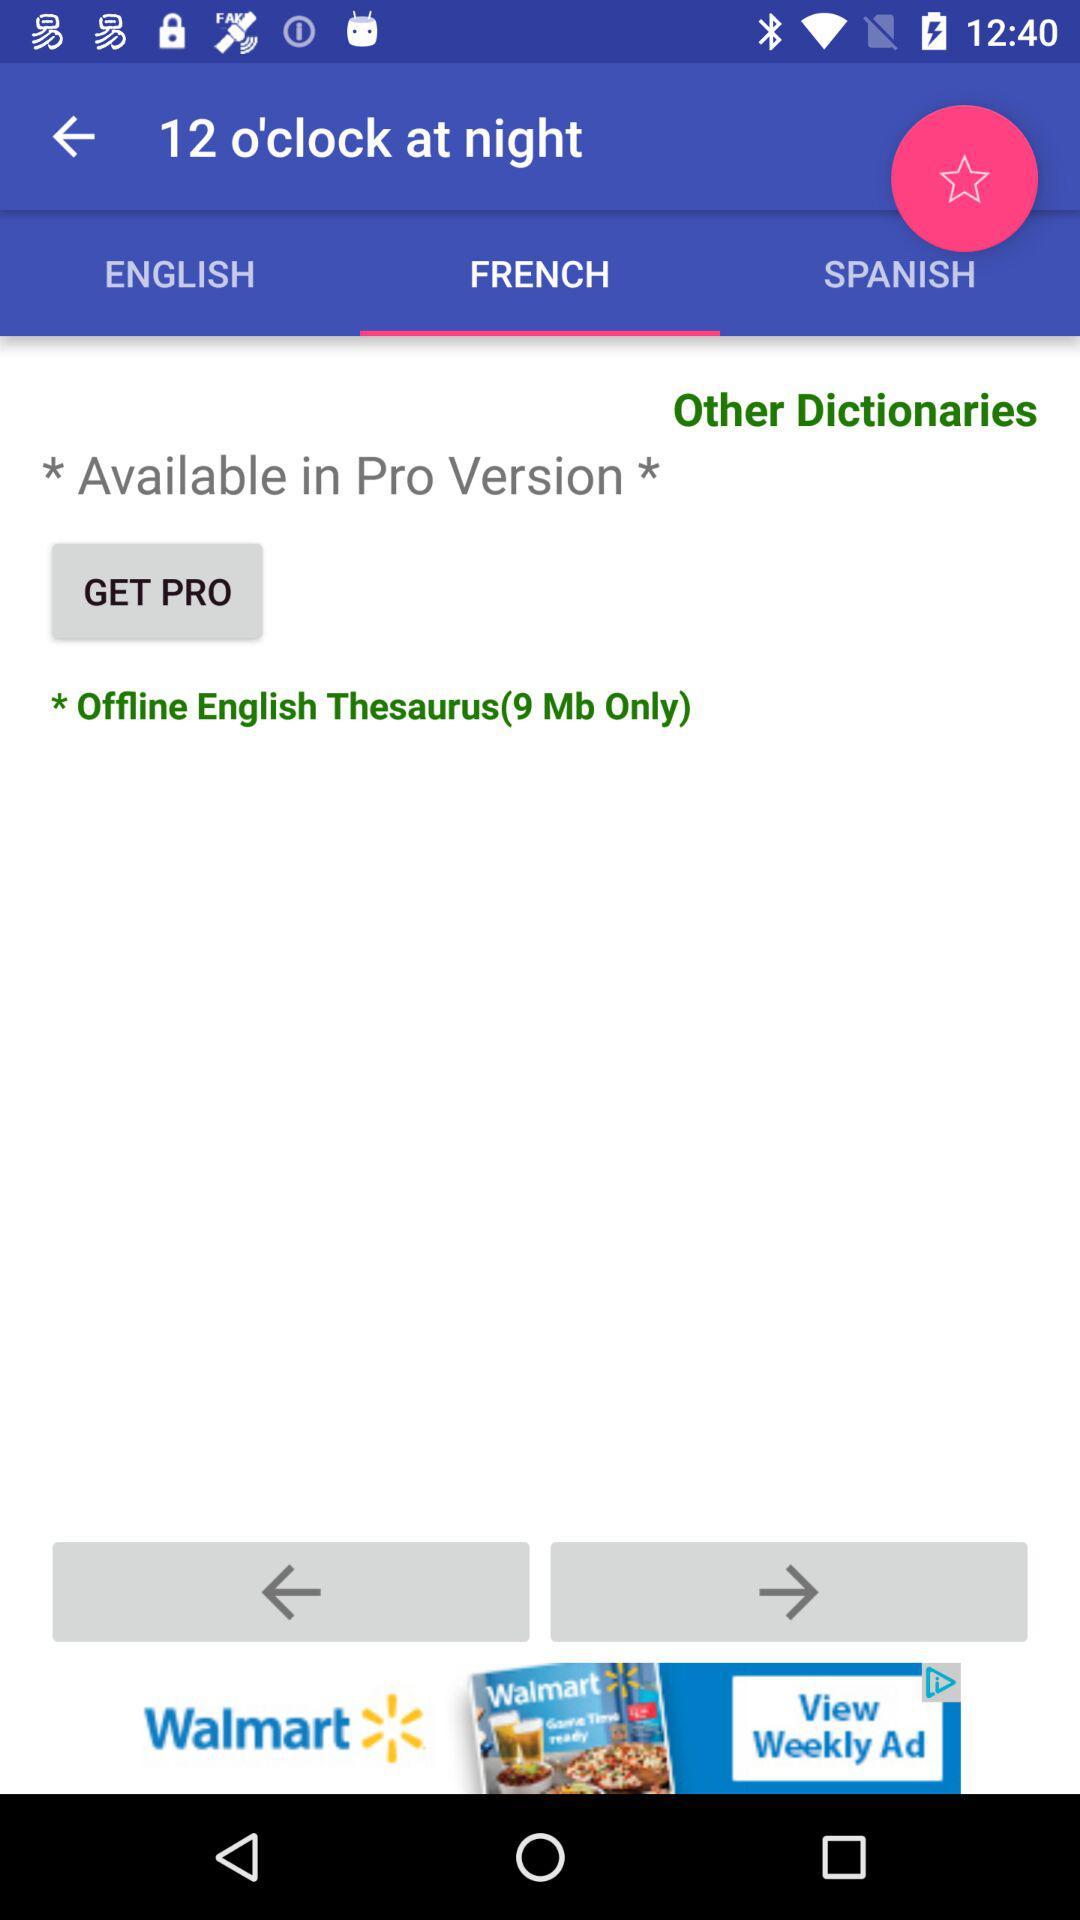 The image size is (1080, 1920). I want to click on advertisement, so click(540, 1727).